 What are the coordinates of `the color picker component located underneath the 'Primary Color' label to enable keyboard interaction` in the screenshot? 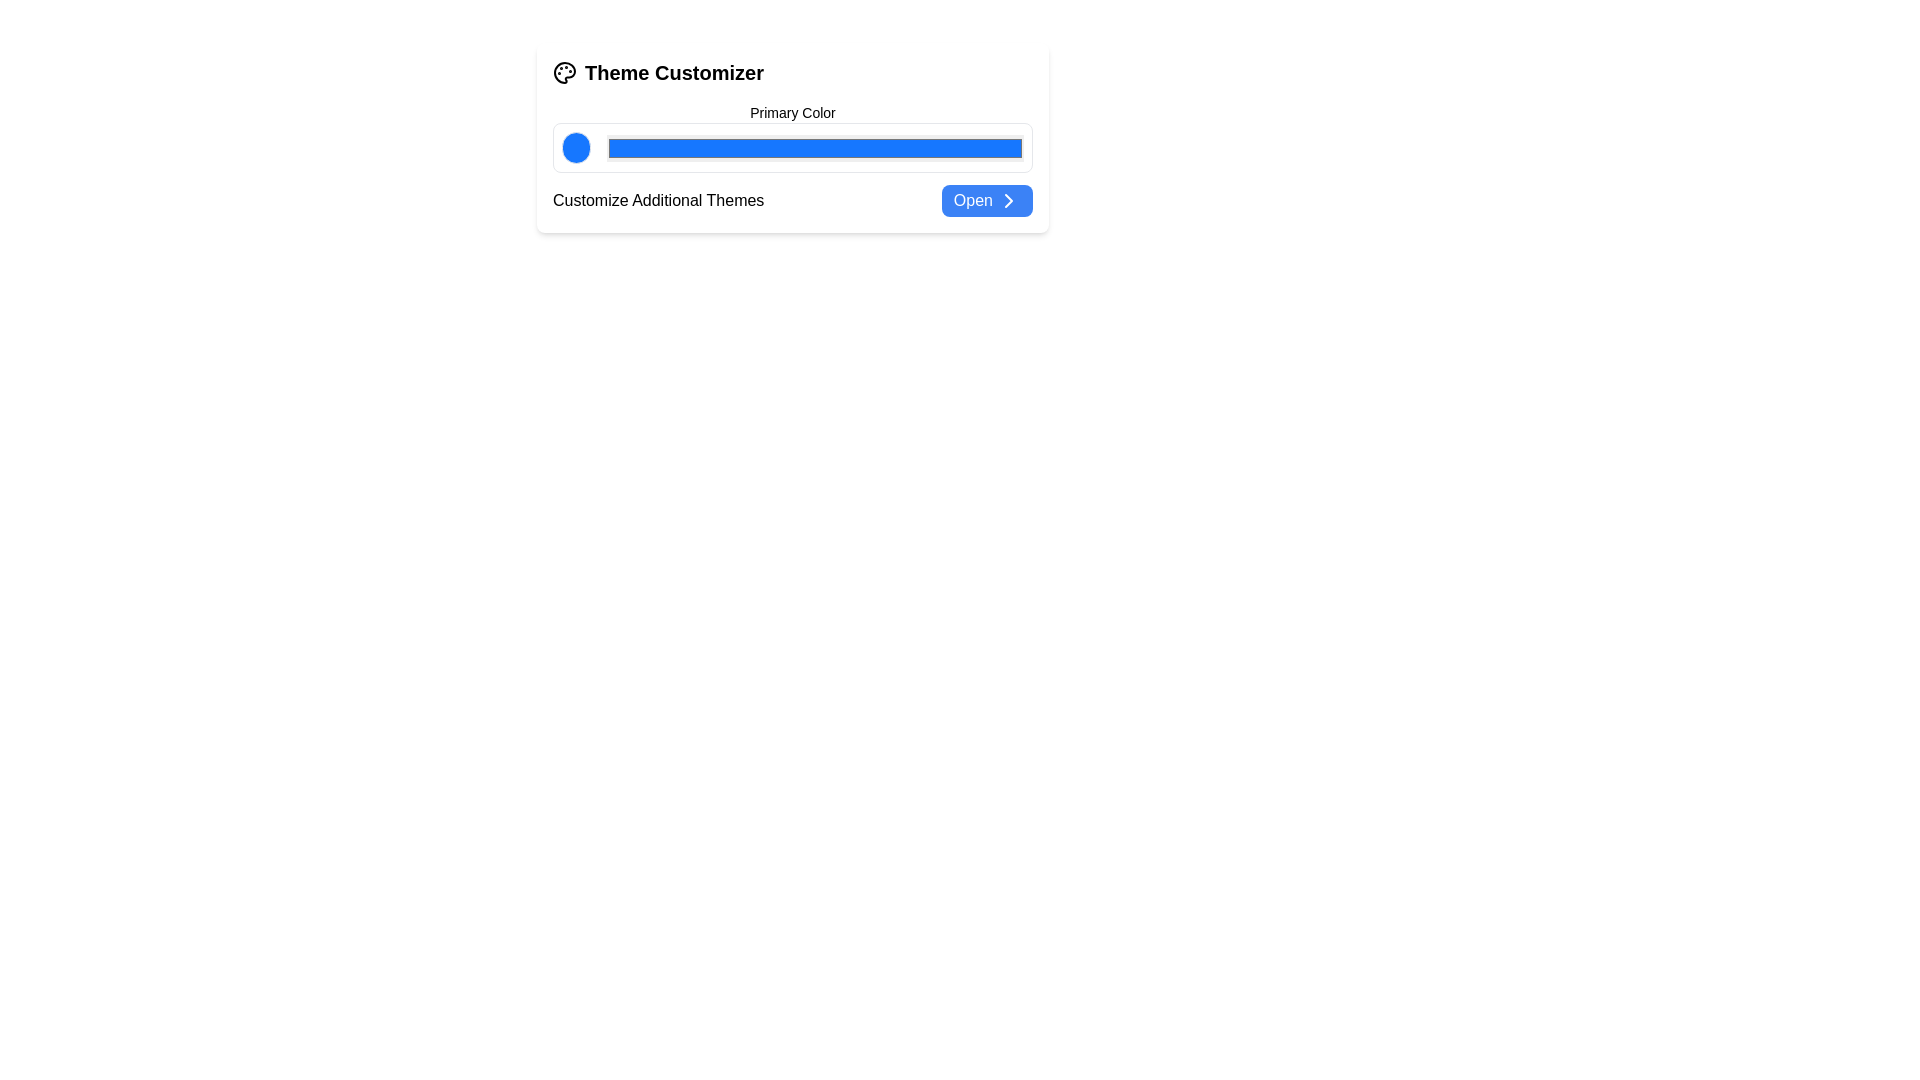 It's located at (791, 146).